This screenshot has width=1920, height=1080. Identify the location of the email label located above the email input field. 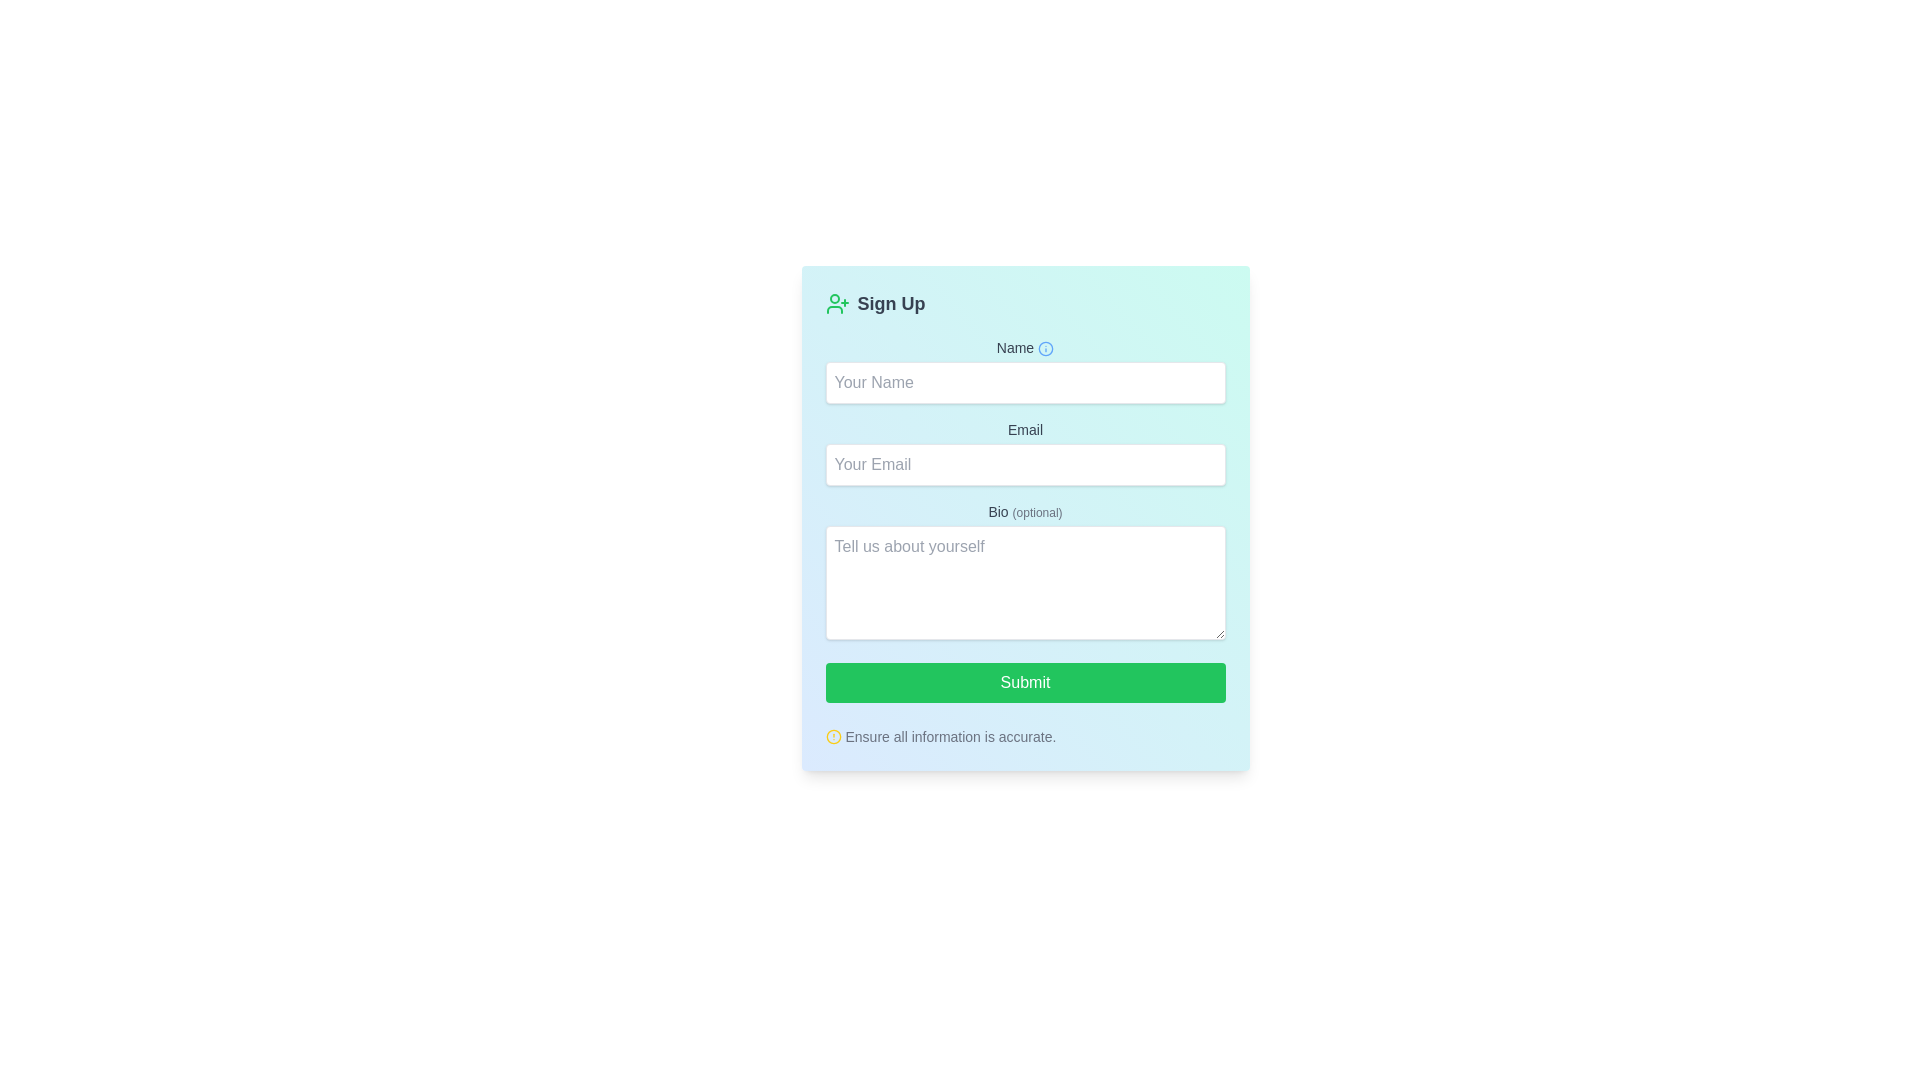
(1025, 428).